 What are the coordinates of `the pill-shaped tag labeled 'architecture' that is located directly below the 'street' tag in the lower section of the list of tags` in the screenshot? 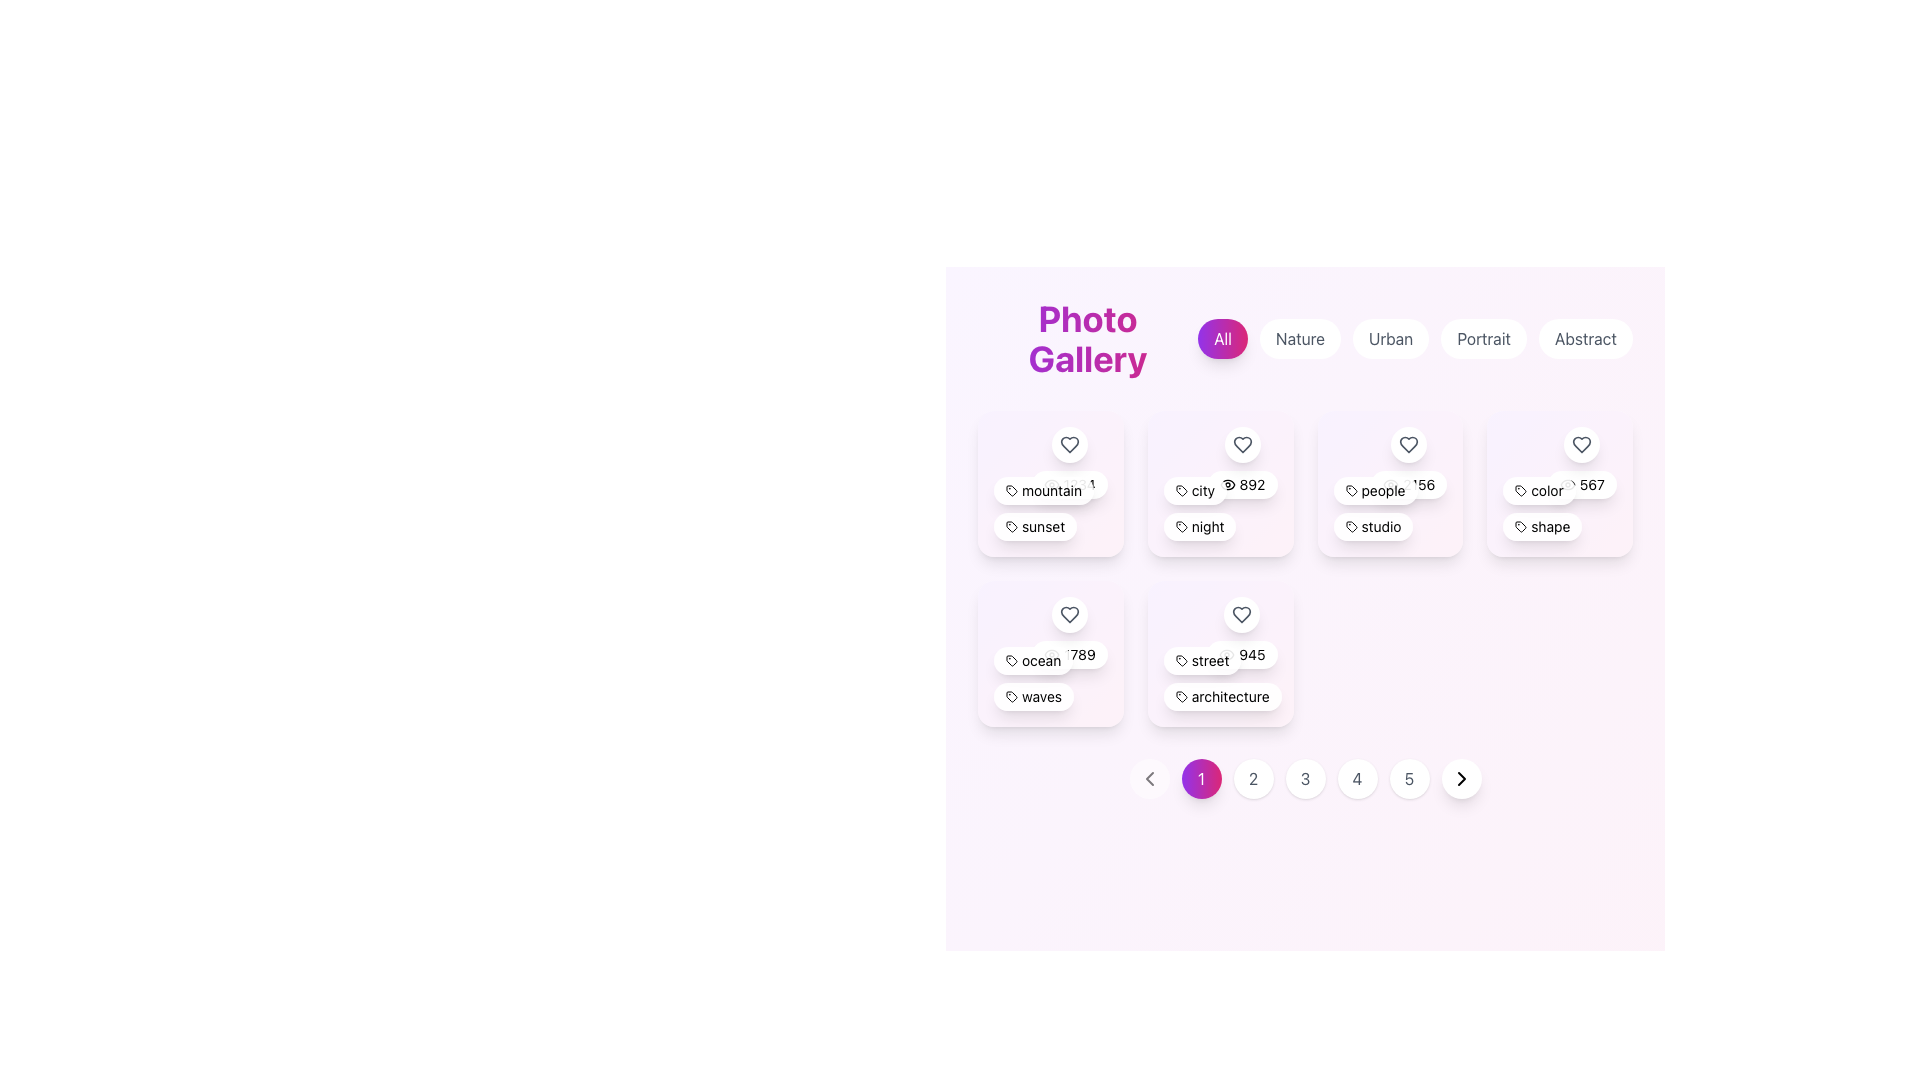 It's located at (1221, 695).